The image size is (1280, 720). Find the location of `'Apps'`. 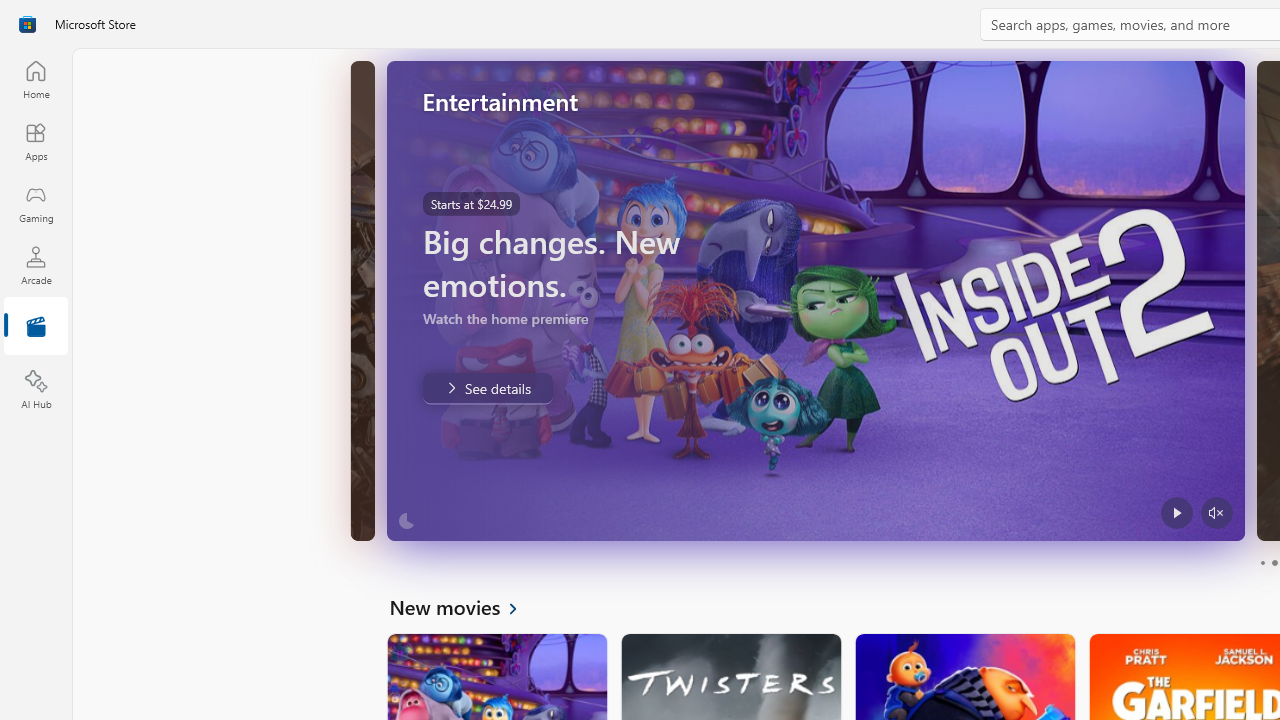

'Apps' is located at coordinates (35, 140).